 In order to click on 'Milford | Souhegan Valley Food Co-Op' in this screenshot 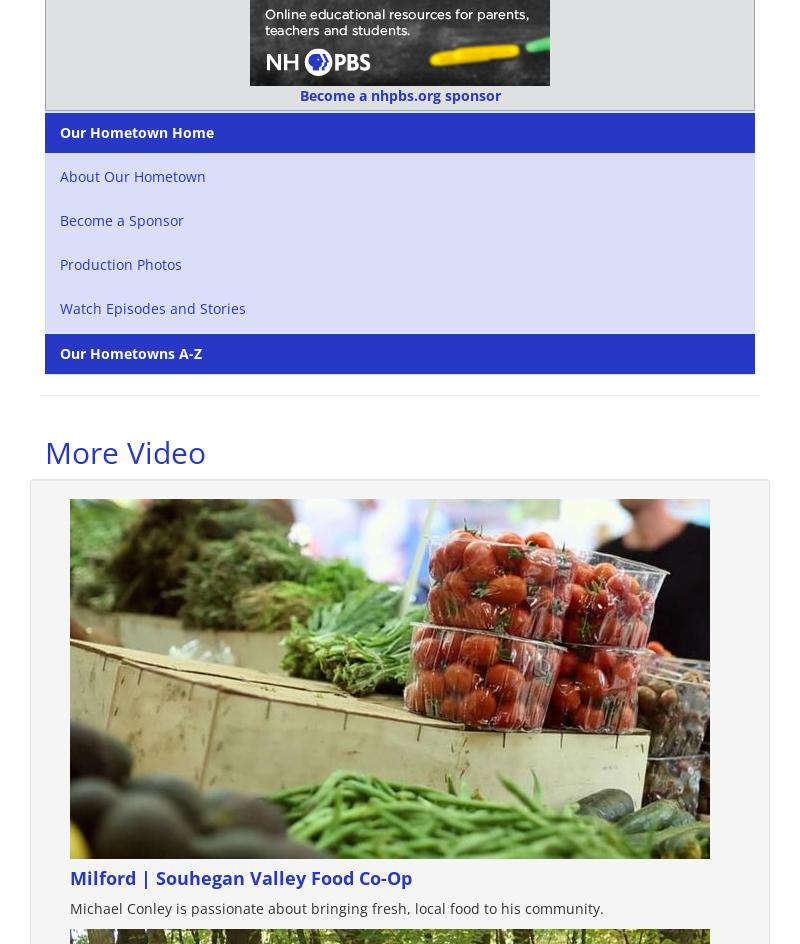, I will do `click(240, 878)`.